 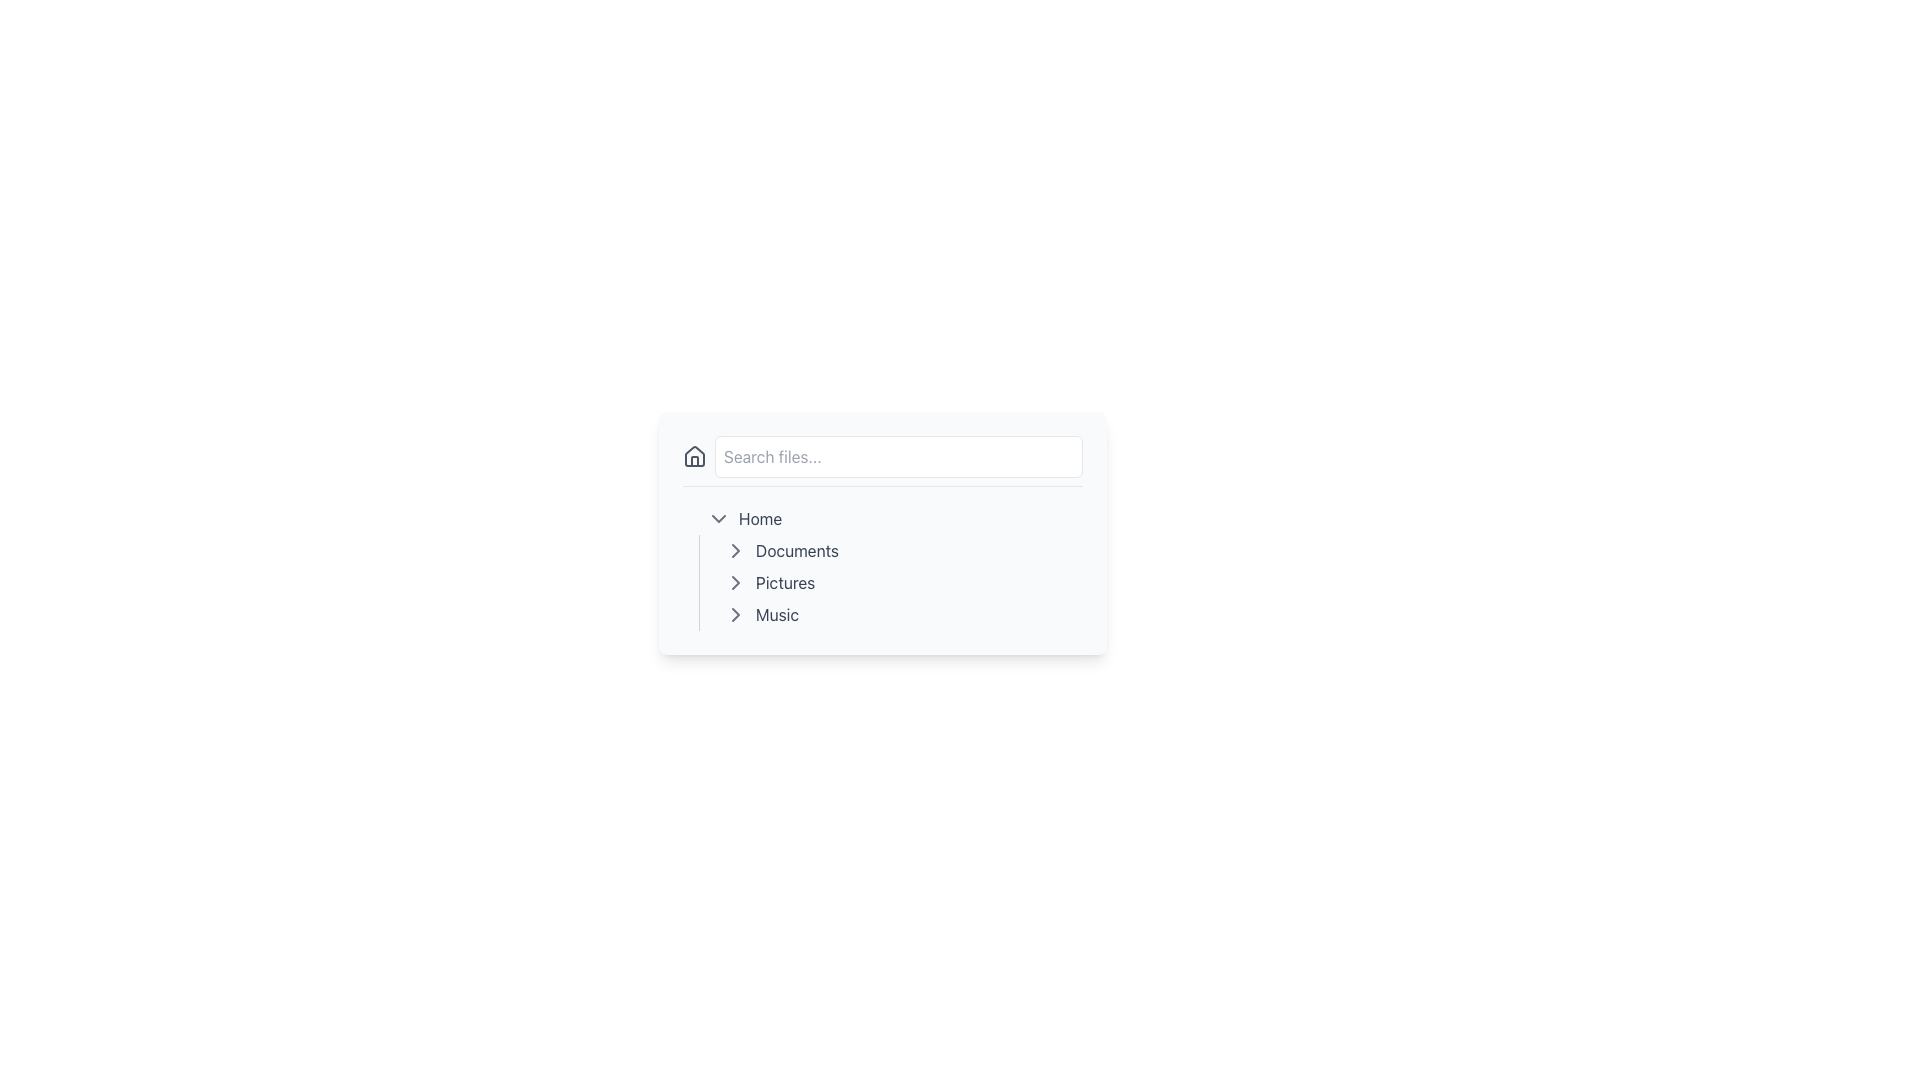 I want to click on the gray arrow icon pointing to the right, located in the navigation menu next to the 'Music' label, so click(x=734, y=613).